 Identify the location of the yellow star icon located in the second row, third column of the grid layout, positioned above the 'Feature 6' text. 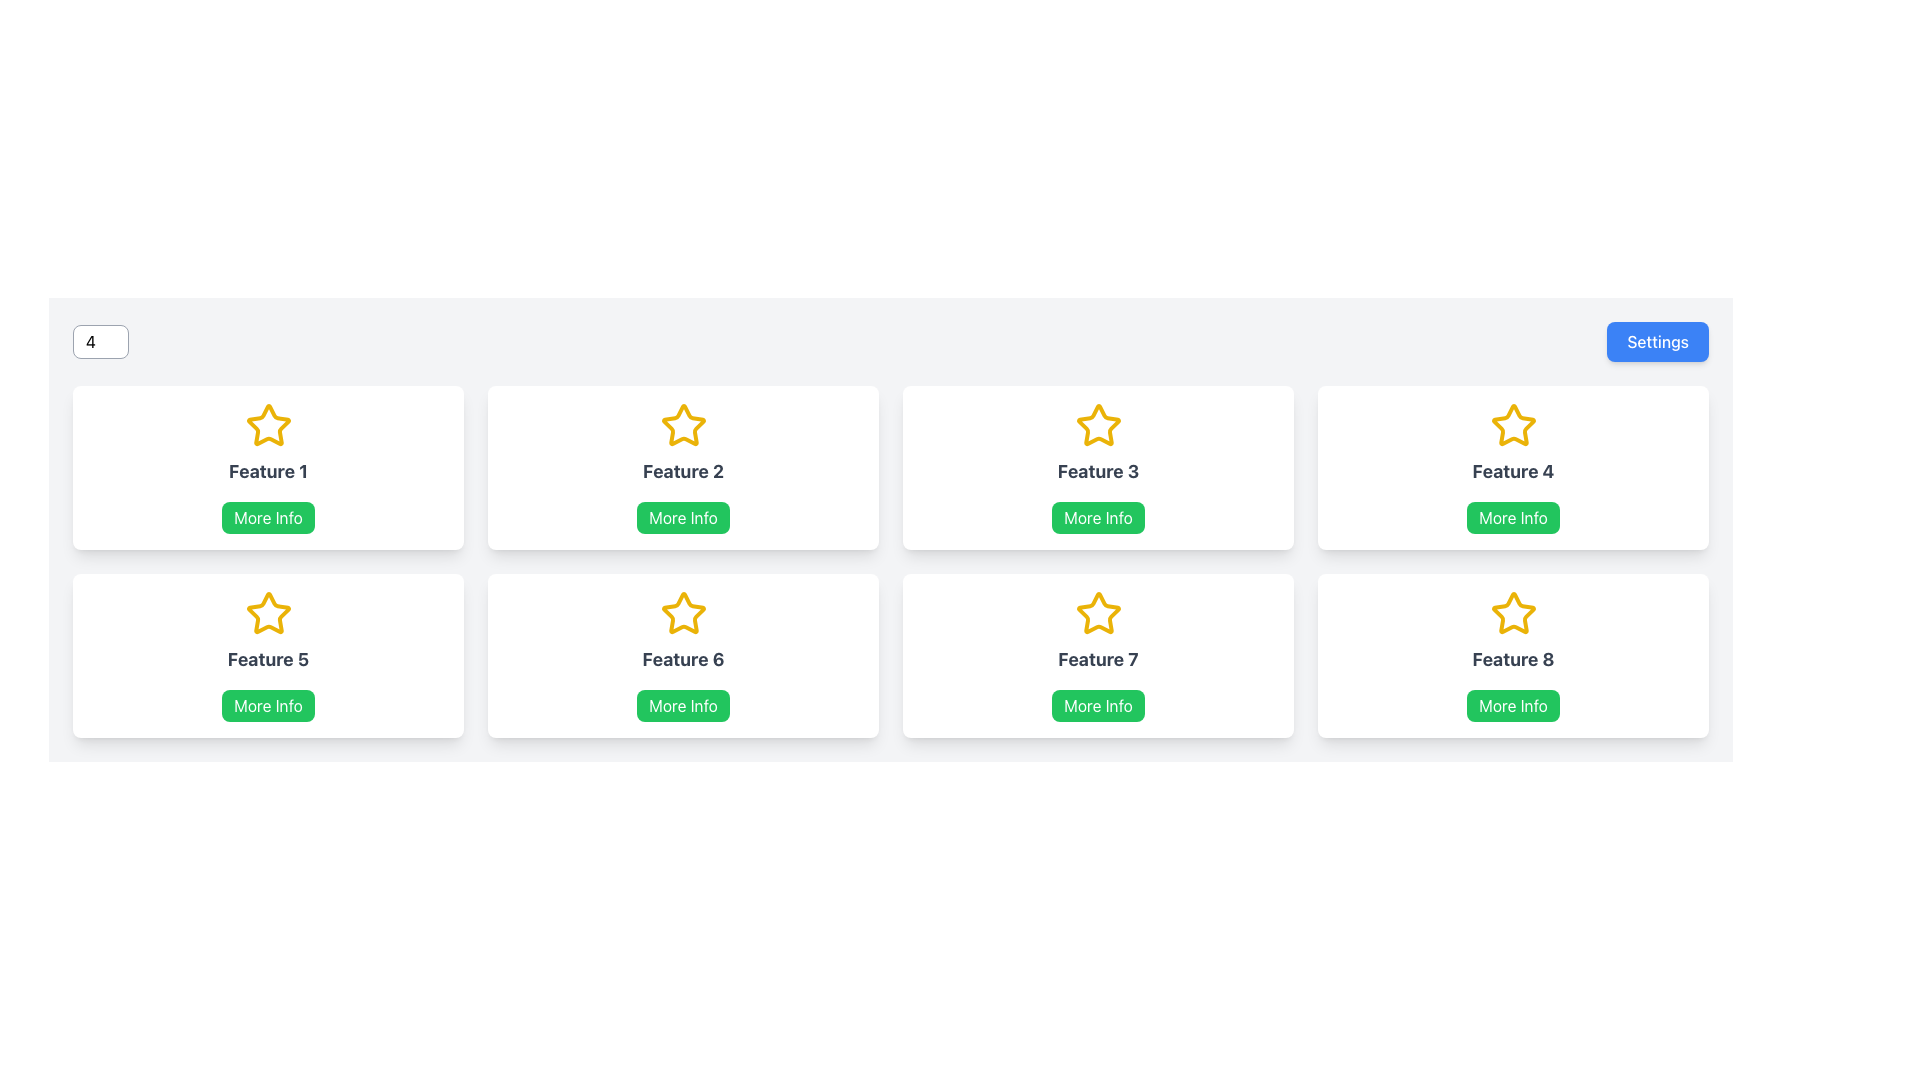
(683, 612).